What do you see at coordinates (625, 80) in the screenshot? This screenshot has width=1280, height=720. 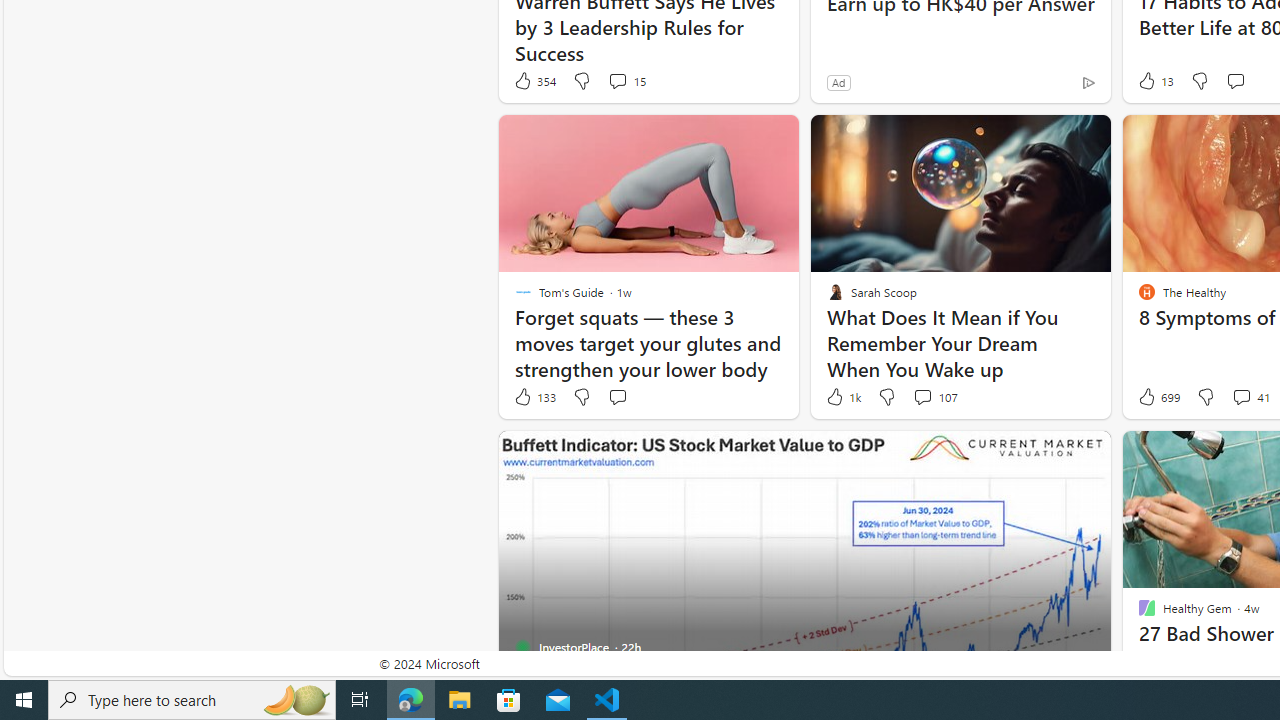 I see `'View comments 15 Comment'` at bounding box center [625, 80].